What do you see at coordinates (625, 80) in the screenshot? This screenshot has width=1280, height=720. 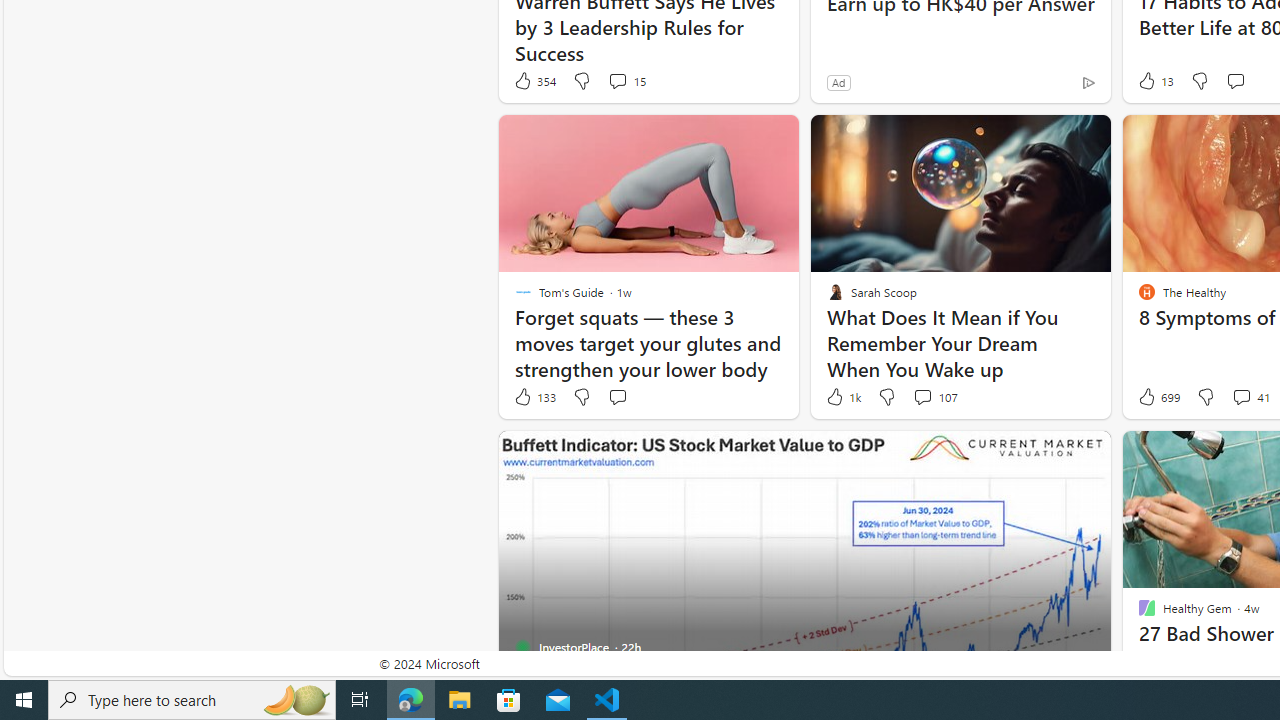 I see `'View comments 15 Comment'` at bounding box center [625, 80].